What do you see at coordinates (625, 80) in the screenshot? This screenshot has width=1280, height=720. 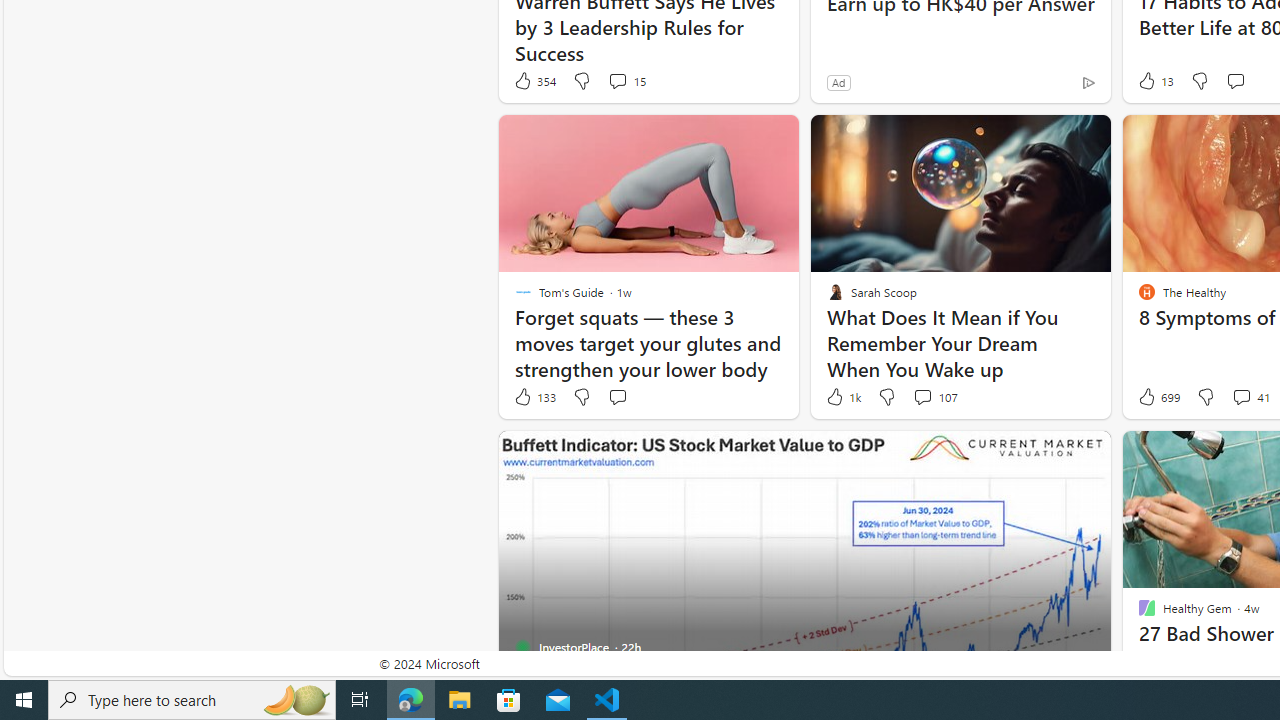 I see `'View comments 15 Comment'` at bounding box center [625, 80].